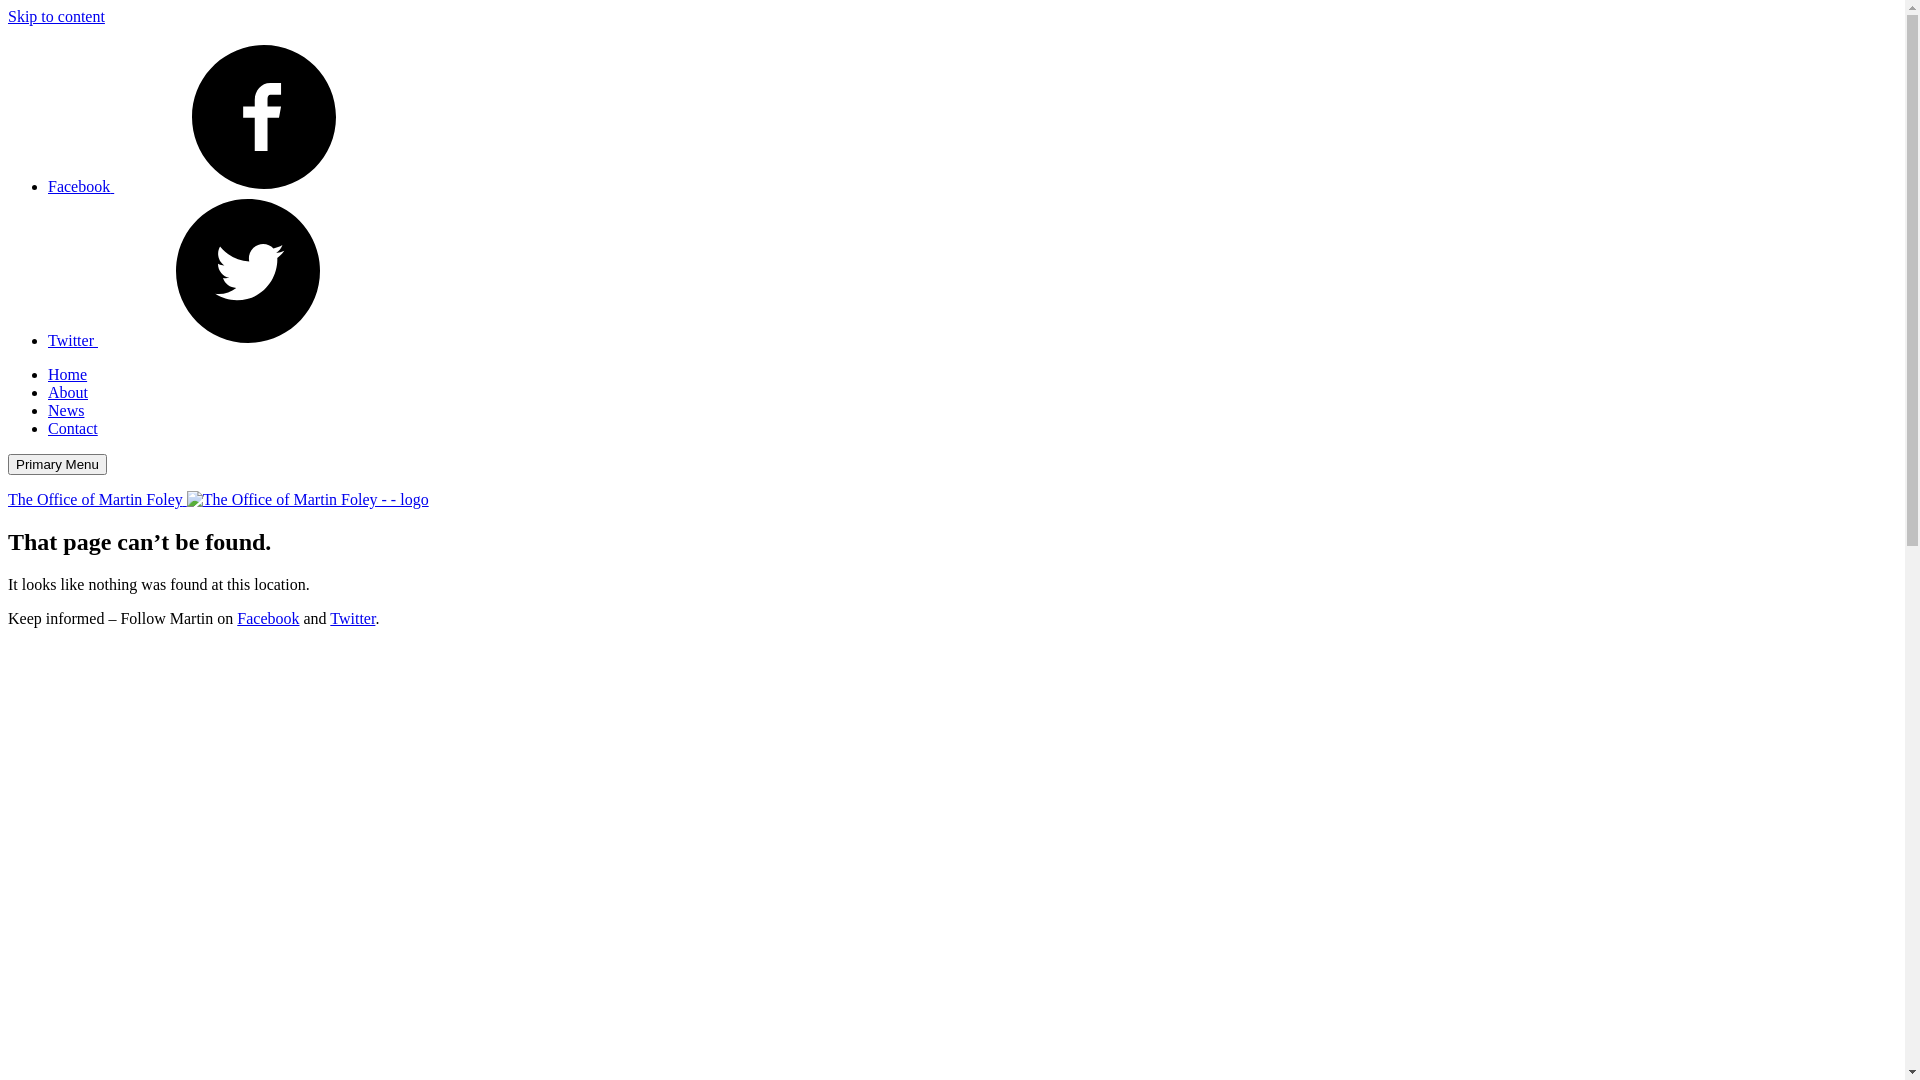  Describe the element at coordinates (352, 617) in the screenshot. I see `'Twitter'` at that location.